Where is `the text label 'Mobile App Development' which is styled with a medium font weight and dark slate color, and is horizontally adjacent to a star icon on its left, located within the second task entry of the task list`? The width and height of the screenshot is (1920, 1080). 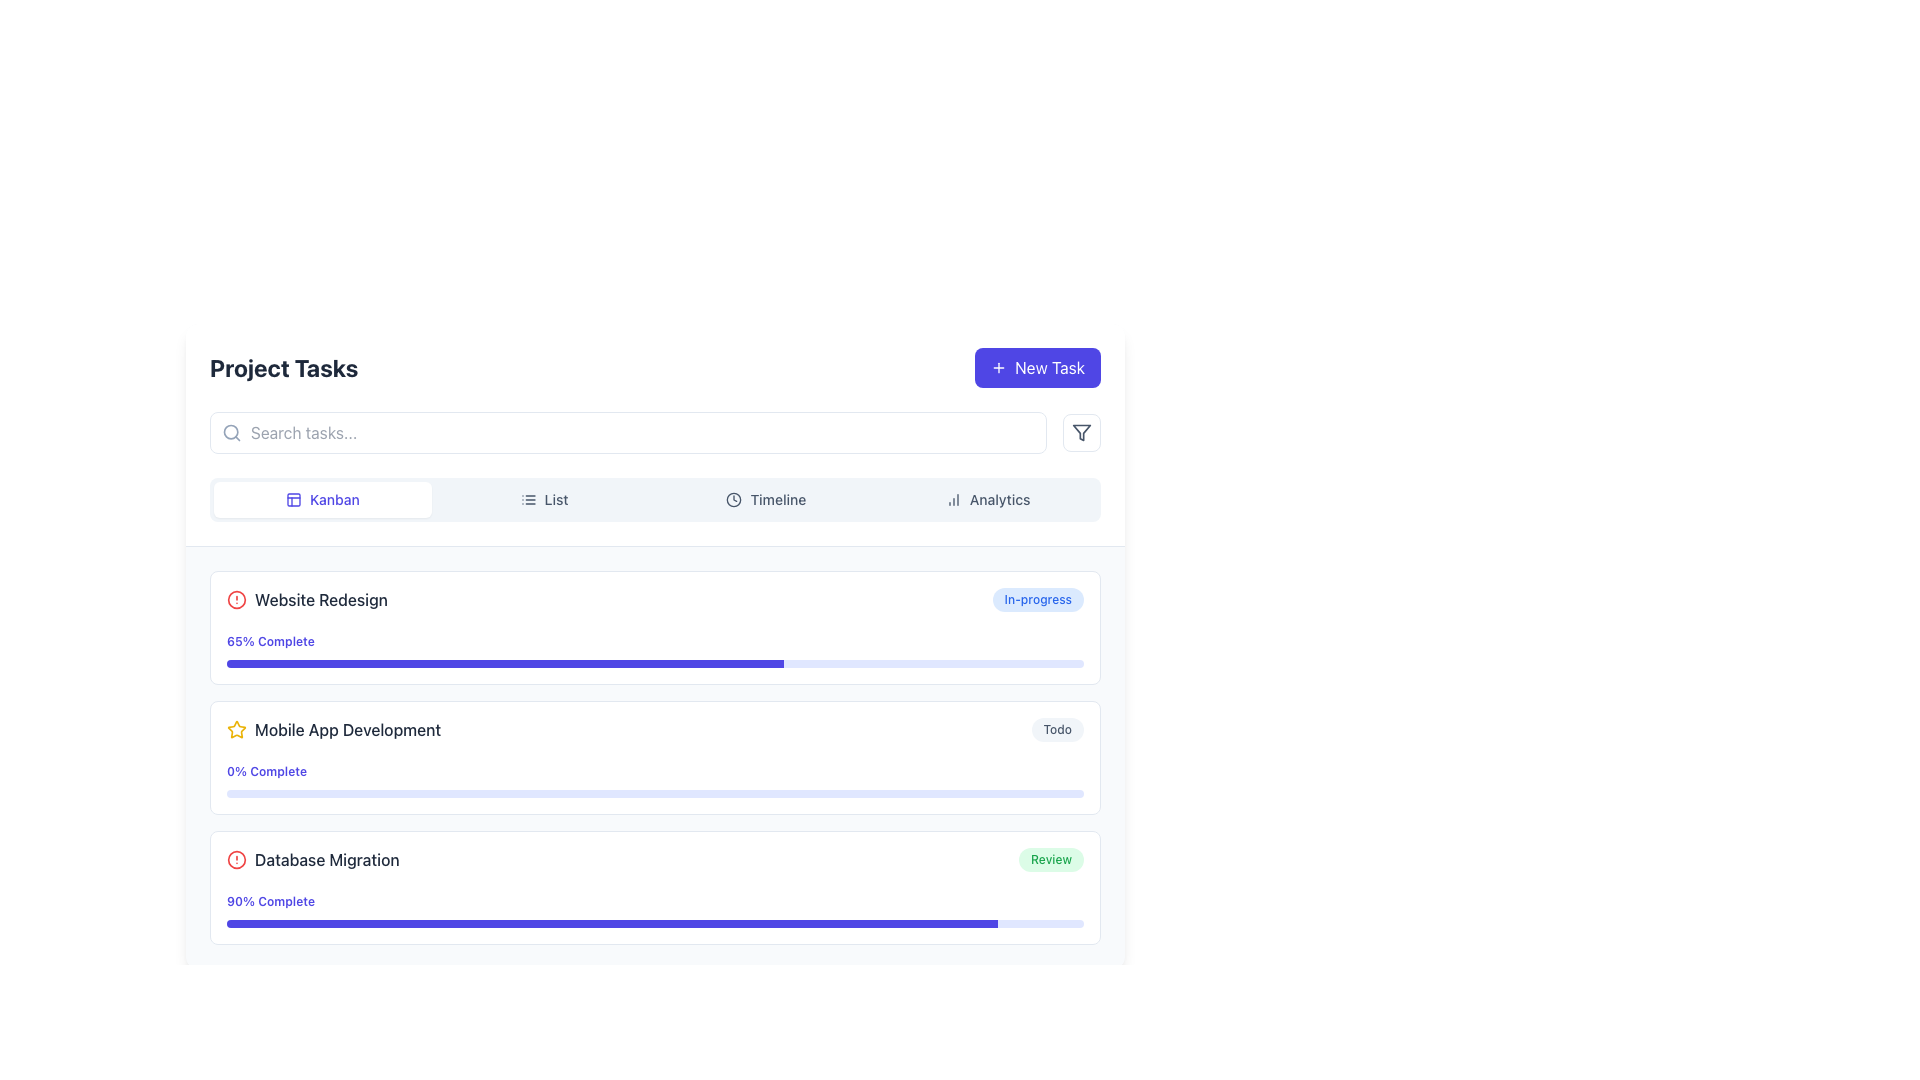
the text label 'Mobile App Development' which is styled with a medium font weight and dark slate color, and is horizontally adjacent to a star icon on its left, located within the second task entry of the task list is located at coordinates (348, 729).